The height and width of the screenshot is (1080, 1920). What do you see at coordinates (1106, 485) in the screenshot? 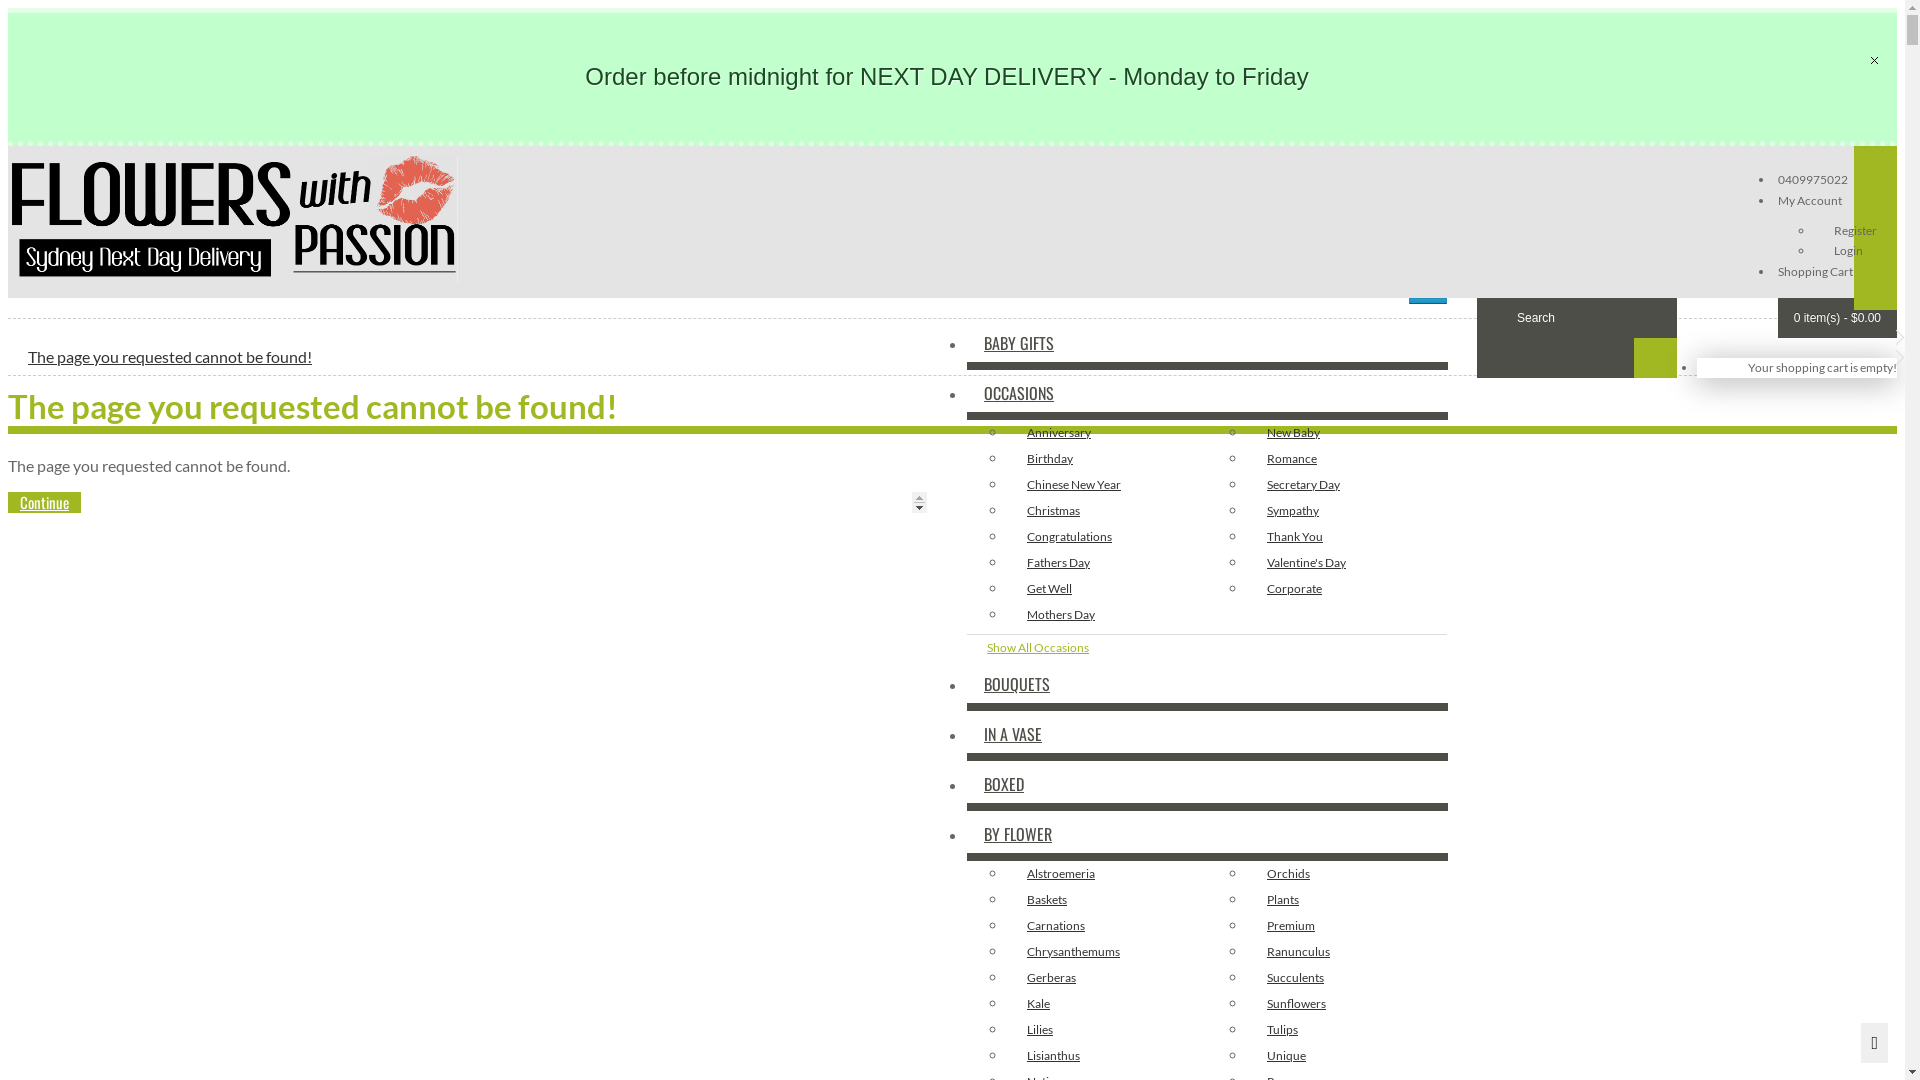
I see `'Chinese New Year'` at bounding box center [1106, 485].